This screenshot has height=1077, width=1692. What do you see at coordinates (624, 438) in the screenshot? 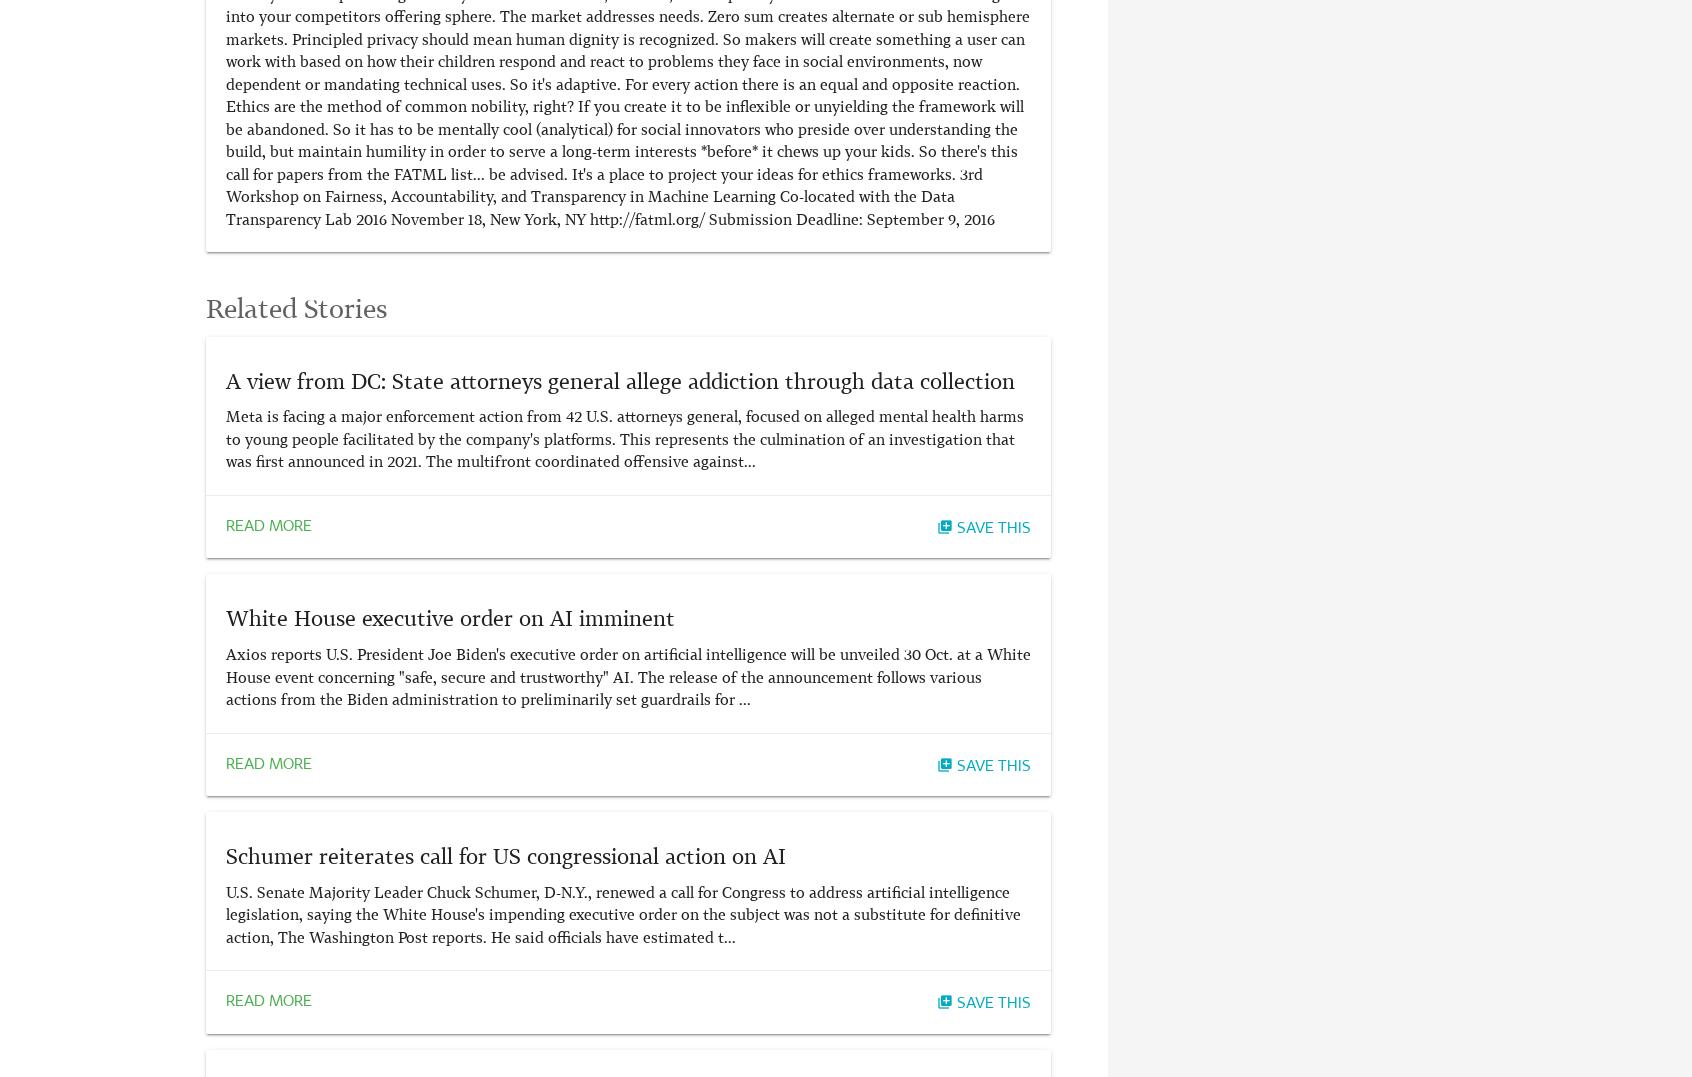
I see `'Meta is facing a major enforcement action from 42 U.S. attorneys general, focused on alleged mental health harms to young people facilitated by the company's platforms. This represents the culmination of an investigation that was first announced in 2021.
The multifront coordinated offensive against...'` at bounding box center [624, 438].